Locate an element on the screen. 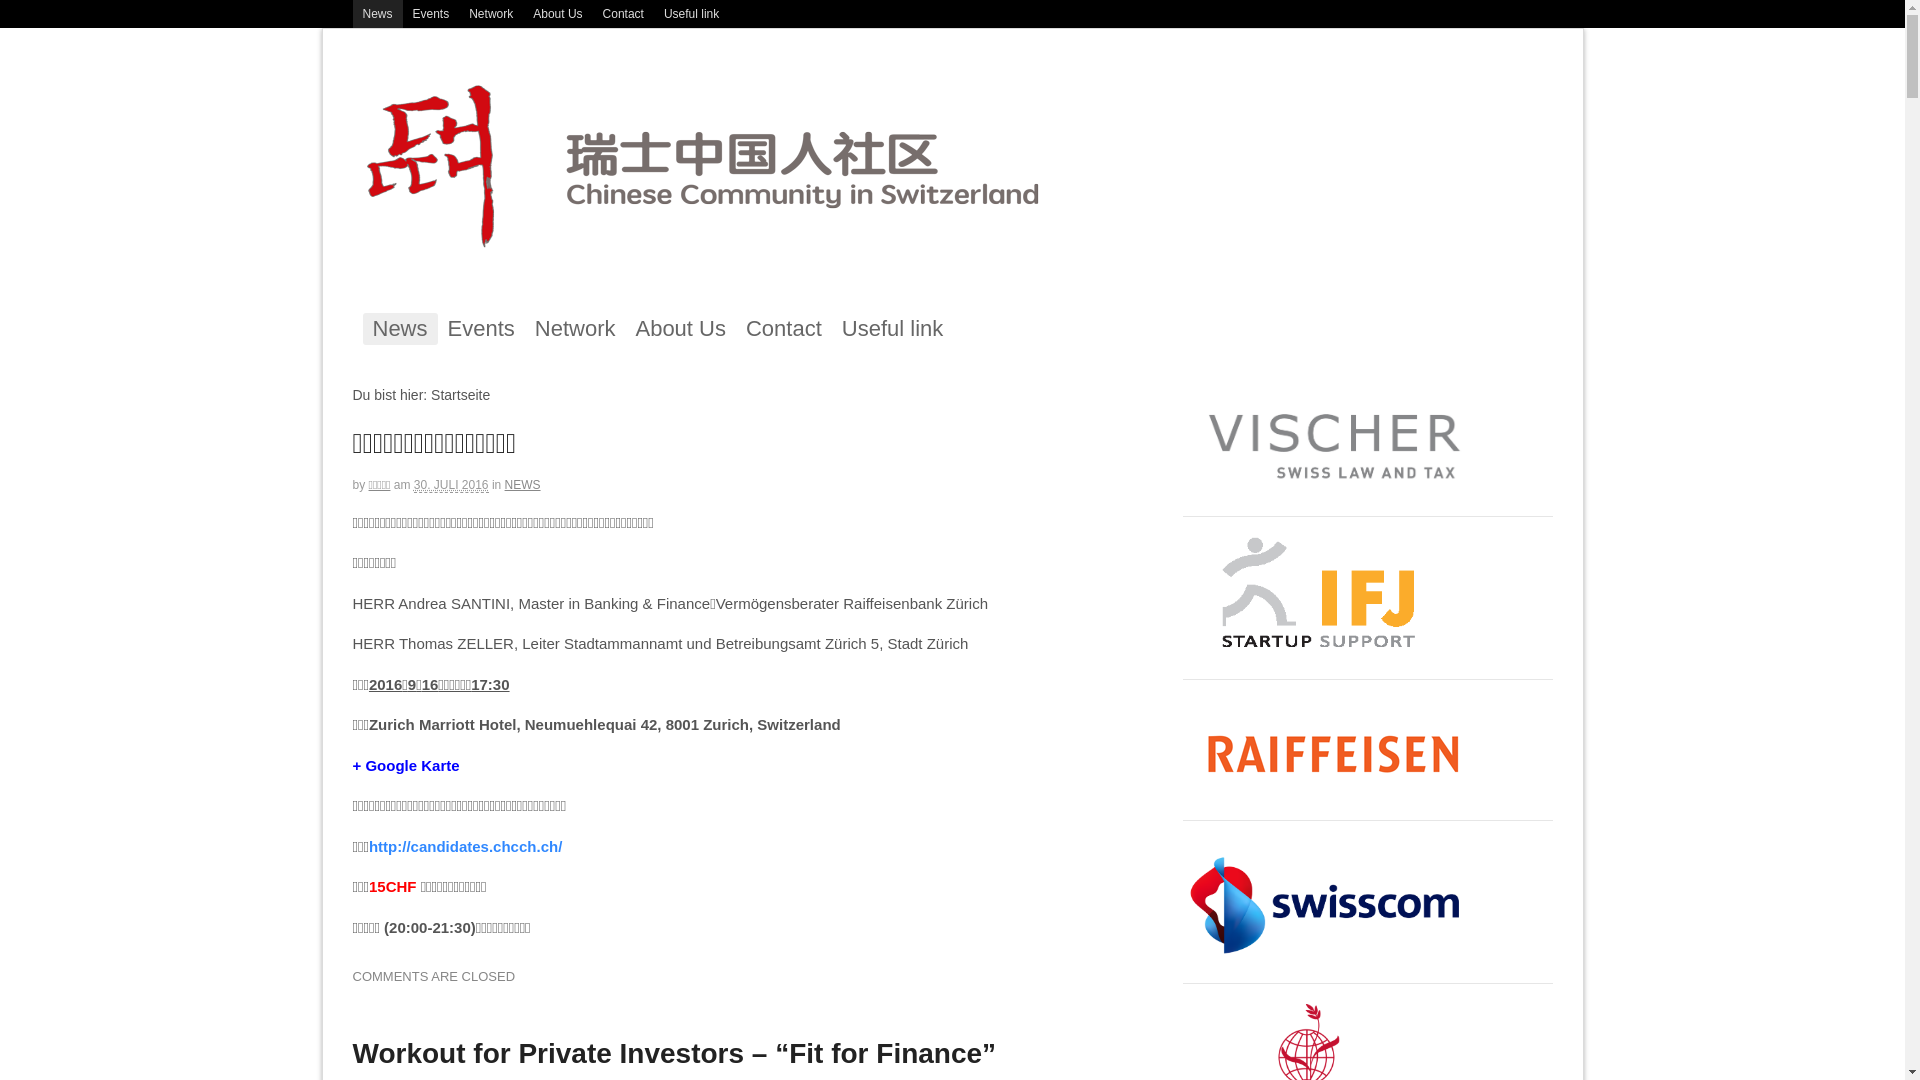  'About Us' is located at coordinates (557, 14).